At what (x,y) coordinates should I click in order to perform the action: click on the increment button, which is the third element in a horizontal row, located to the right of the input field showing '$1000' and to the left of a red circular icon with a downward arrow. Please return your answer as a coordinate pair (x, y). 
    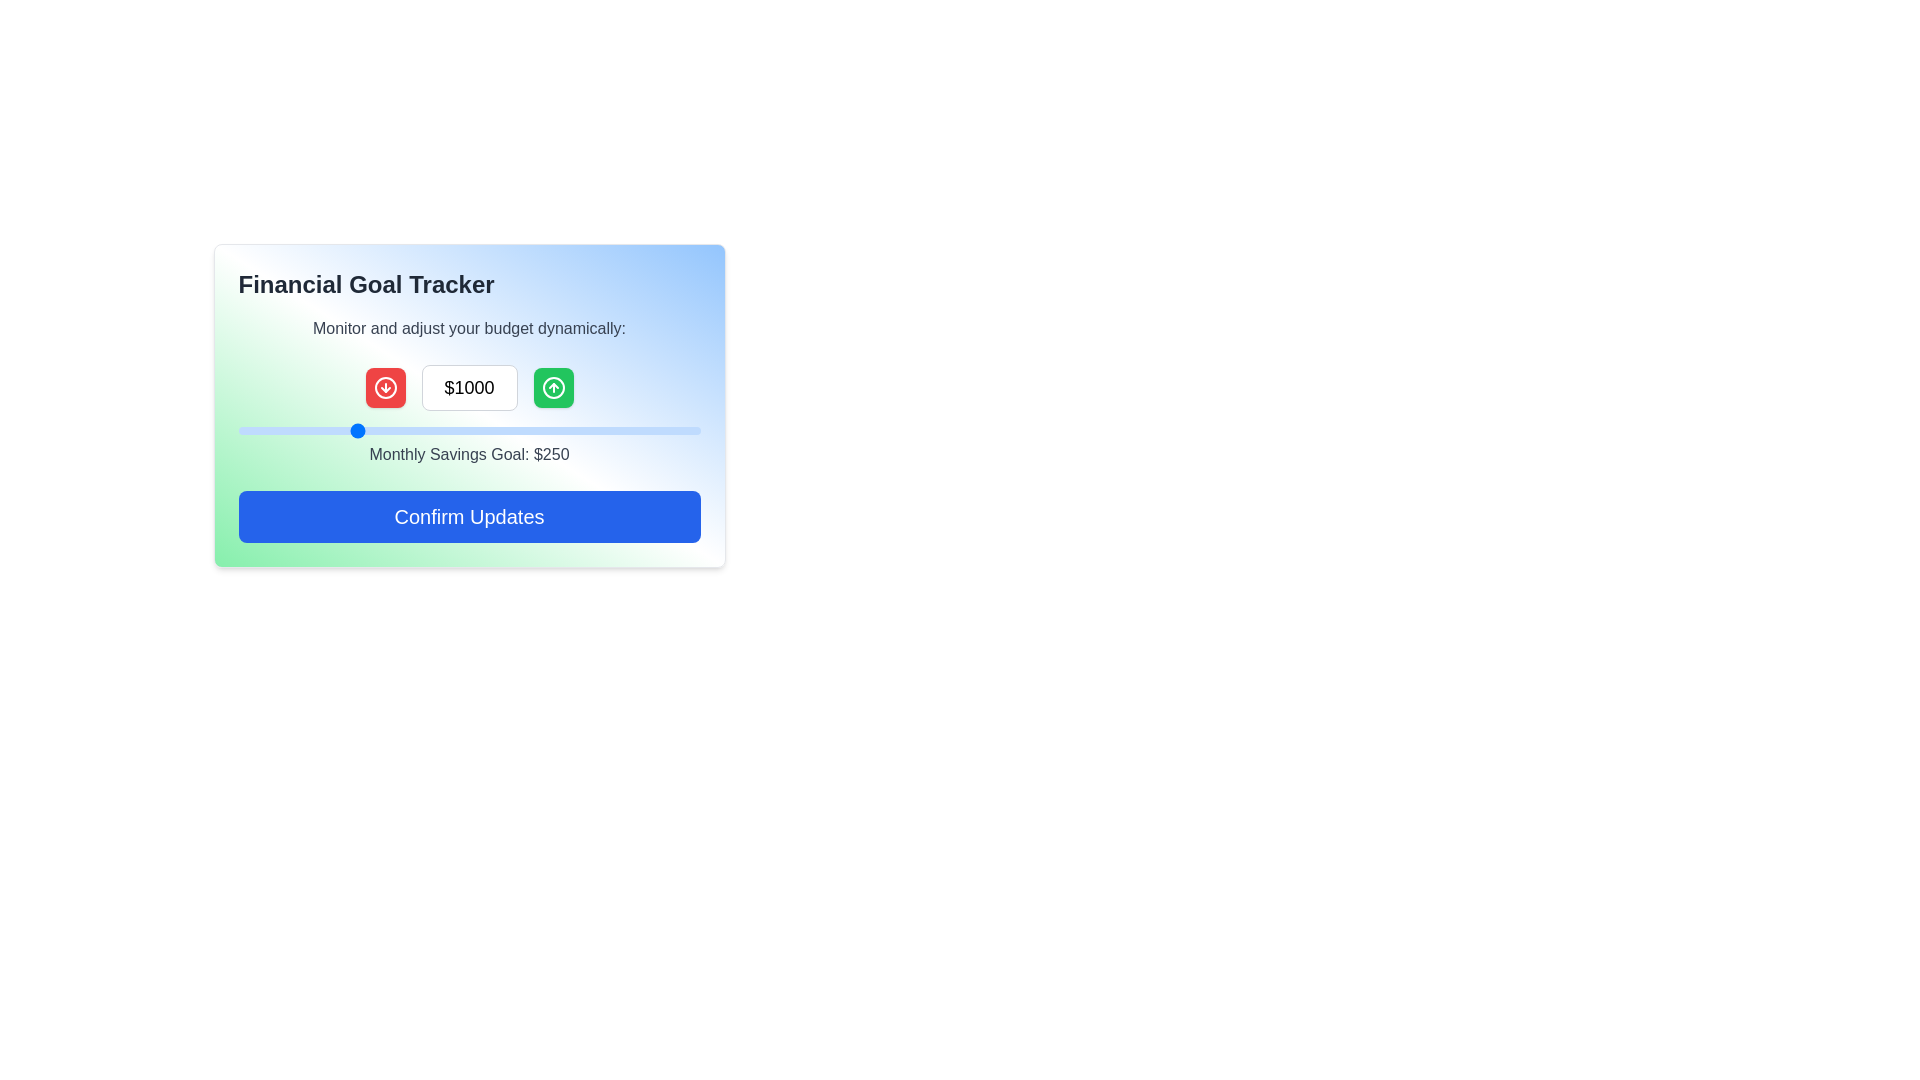
    Looking at the image, I should click on (553, 388).